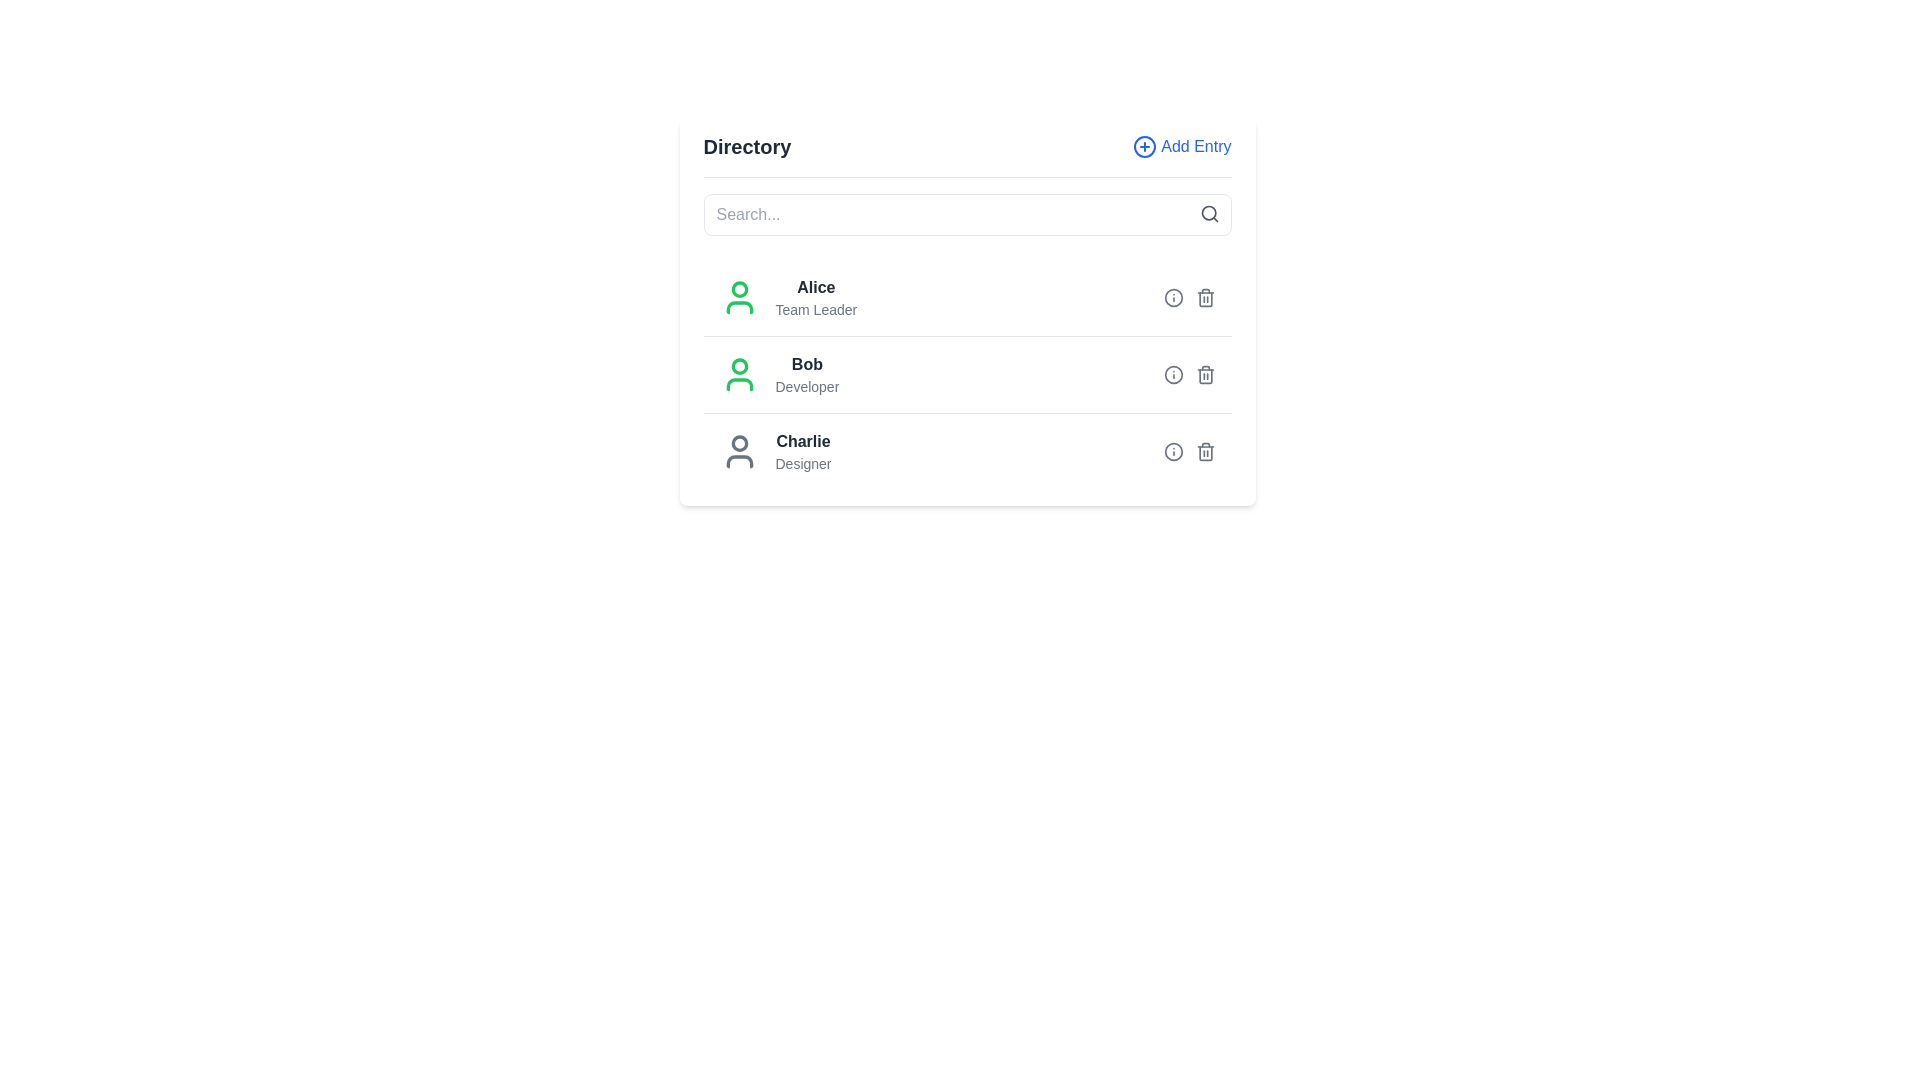  Describe the element at coordinates (1145, 145) in the screenshot. I see `the circular icon with a blue border containing a plus symbol, located to the left of the 'Add Entry' text` at that location.